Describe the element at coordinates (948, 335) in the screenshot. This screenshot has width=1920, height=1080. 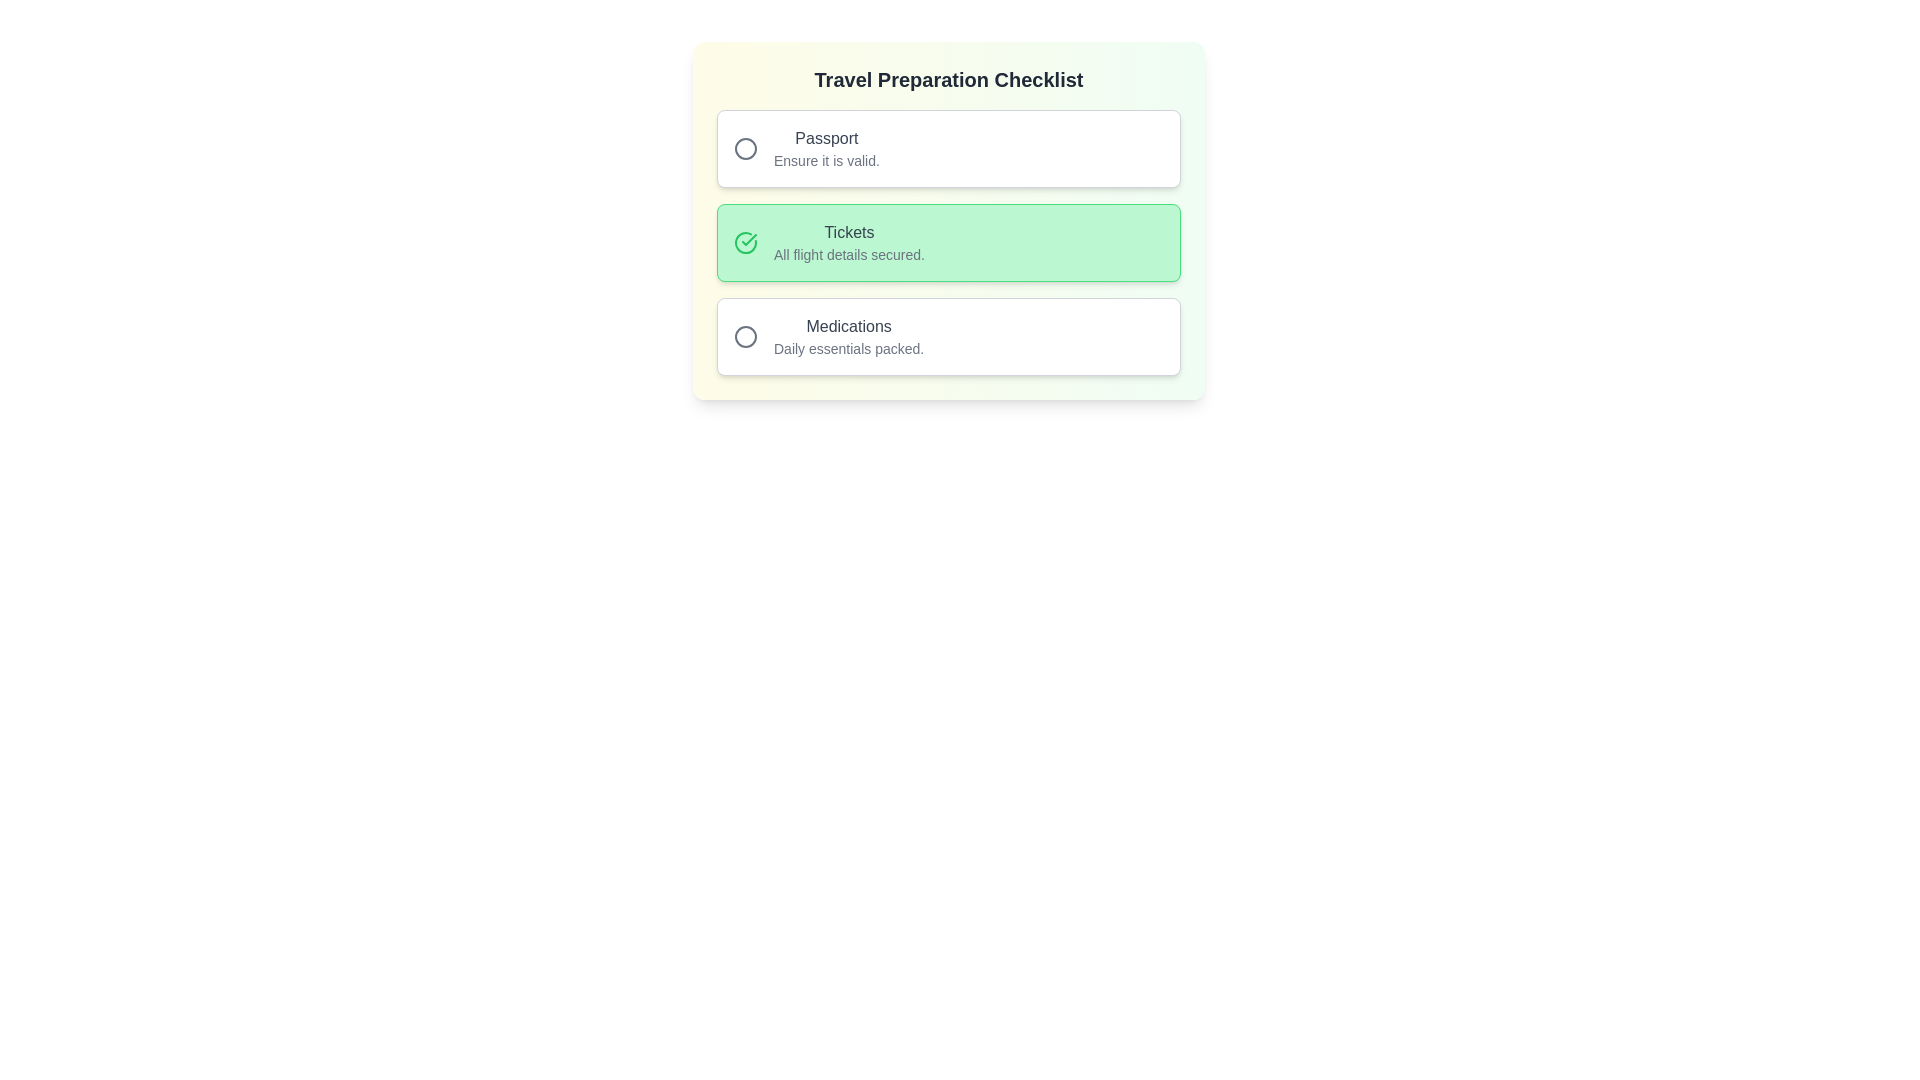
I see `the checkbox for Medications to toggle its status` at that location.